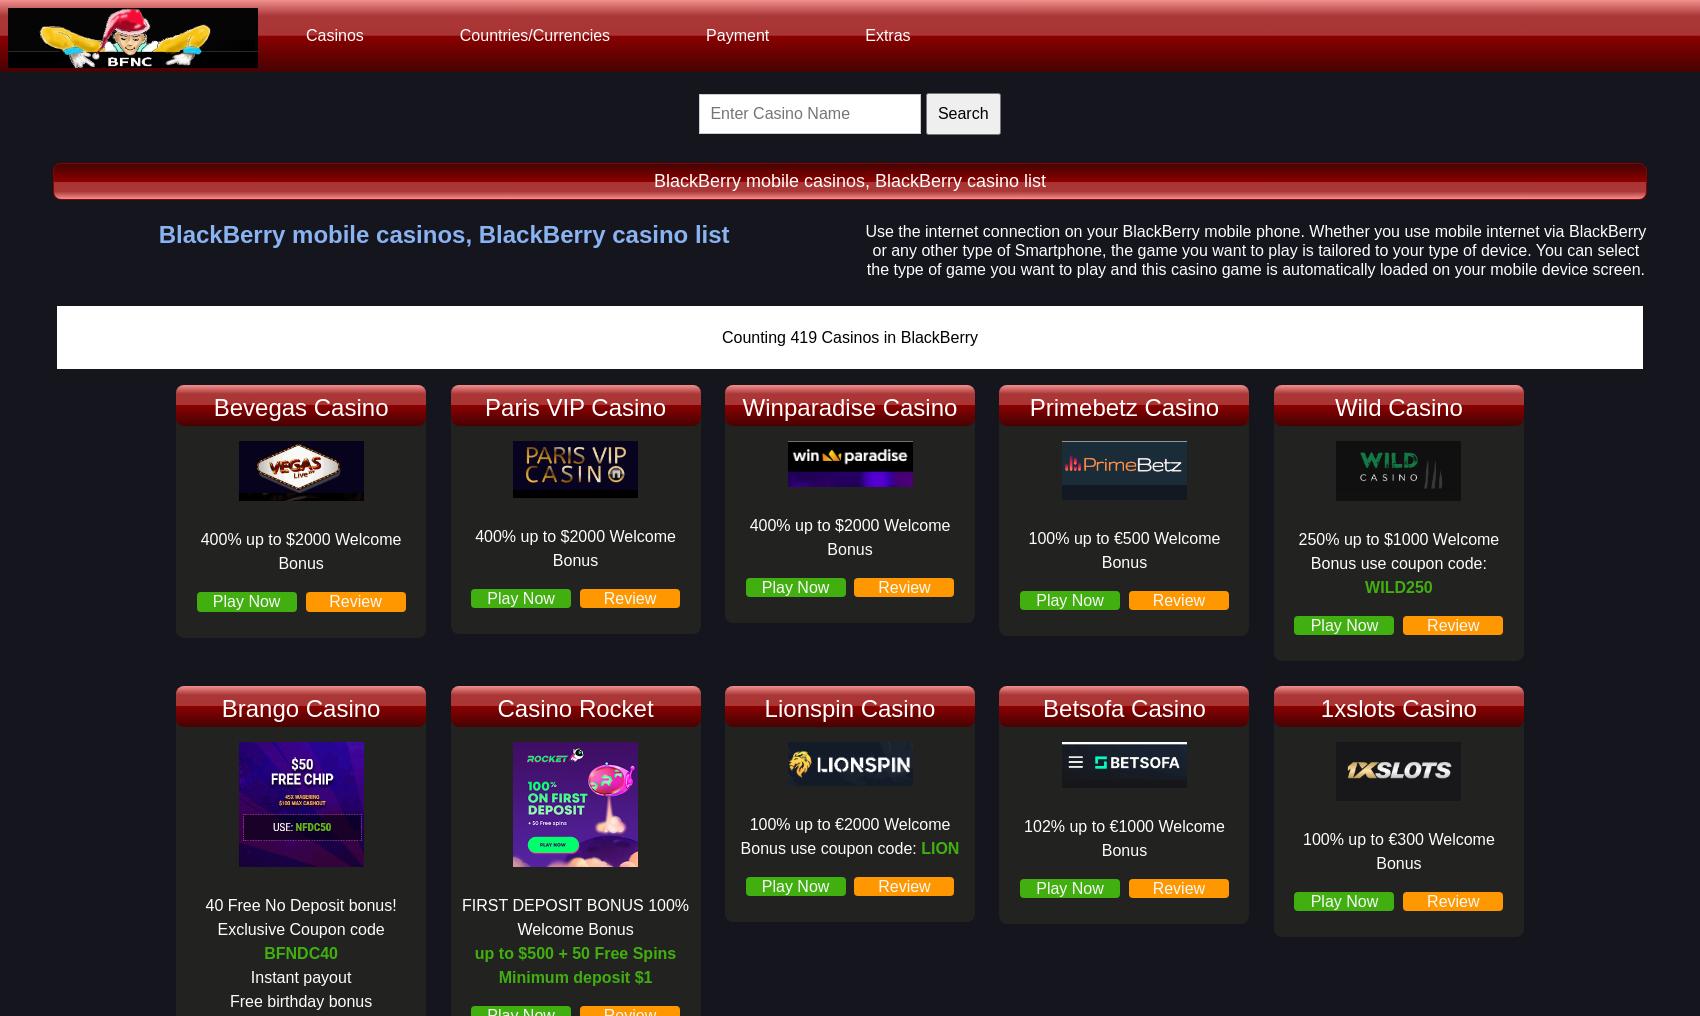 The height and width of the screenshot is (1016, 1700). Describe the element at coordinates (706, 34) in the screenshot. I see `'Payment'` at that location.